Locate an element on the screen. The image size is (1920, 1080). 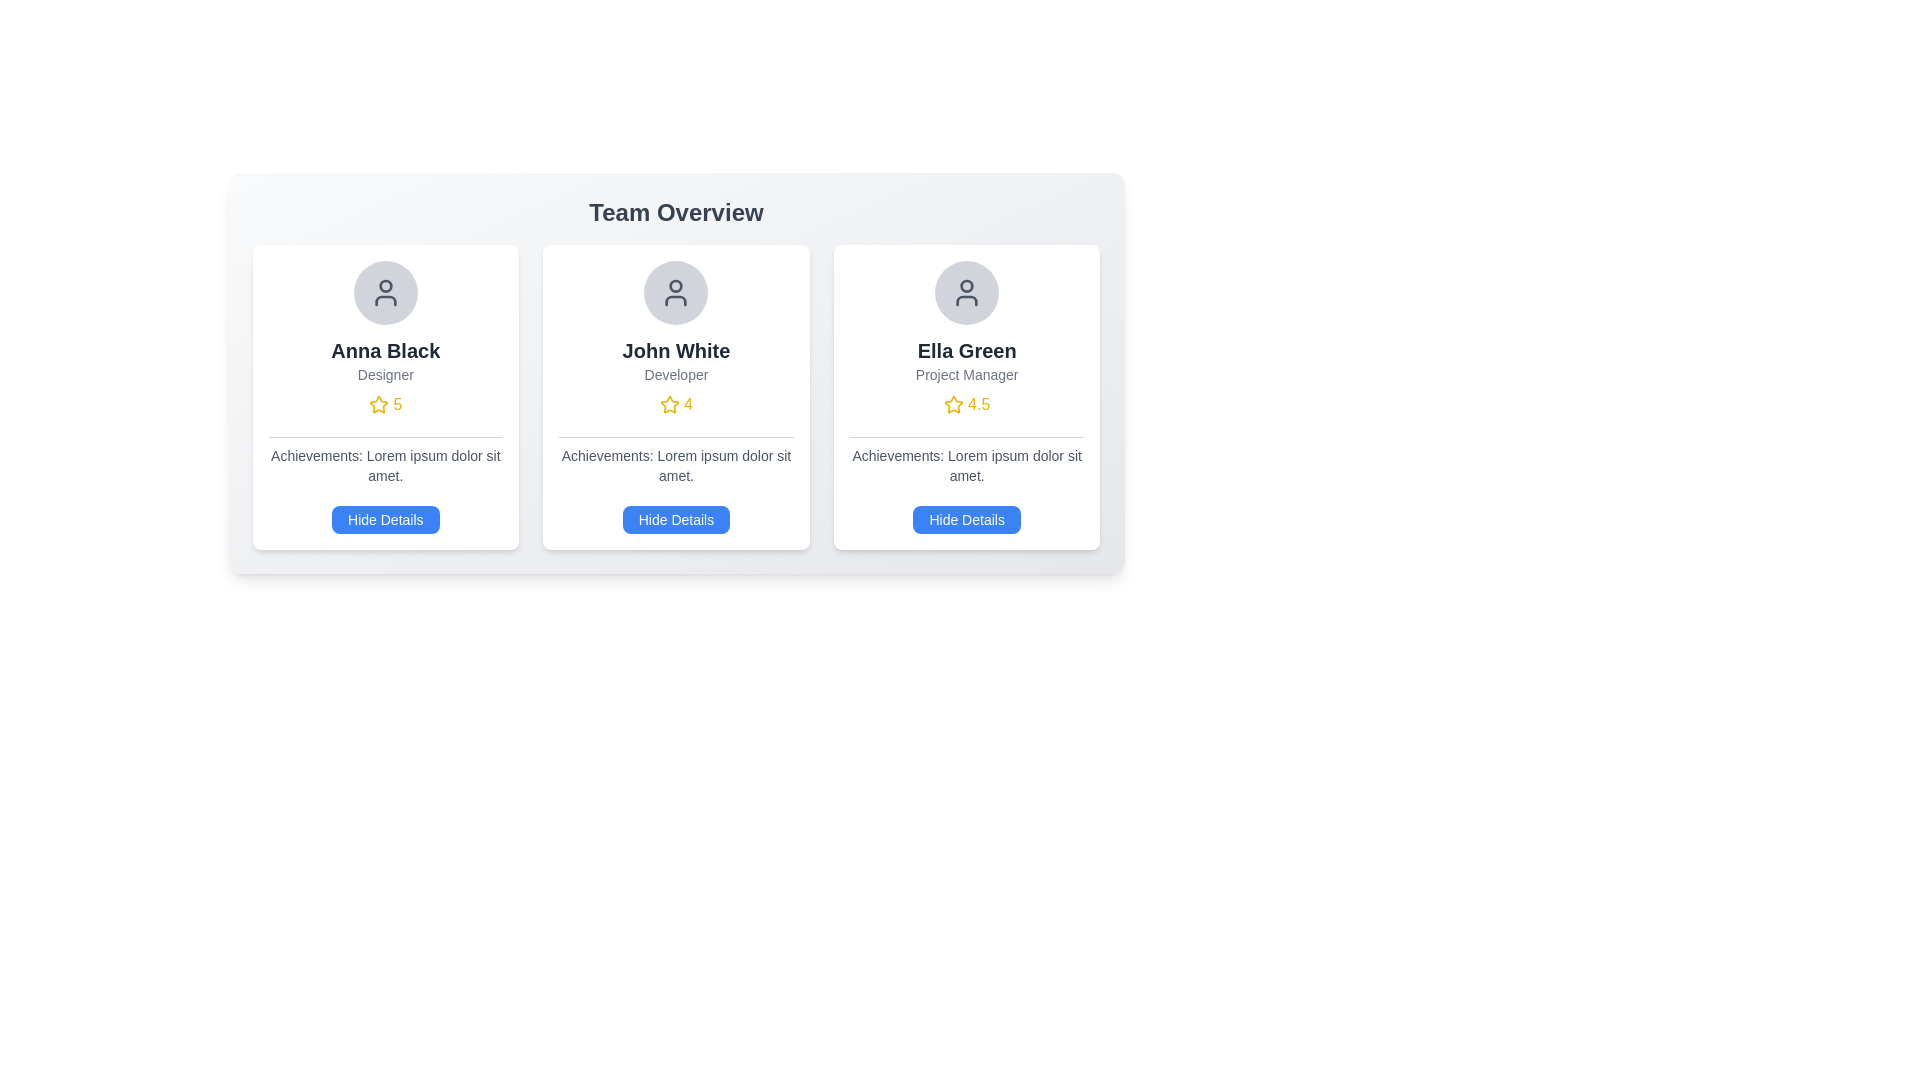
the button at the bottom of the card for 'Anna Black' is located at coordinates (385, 519).